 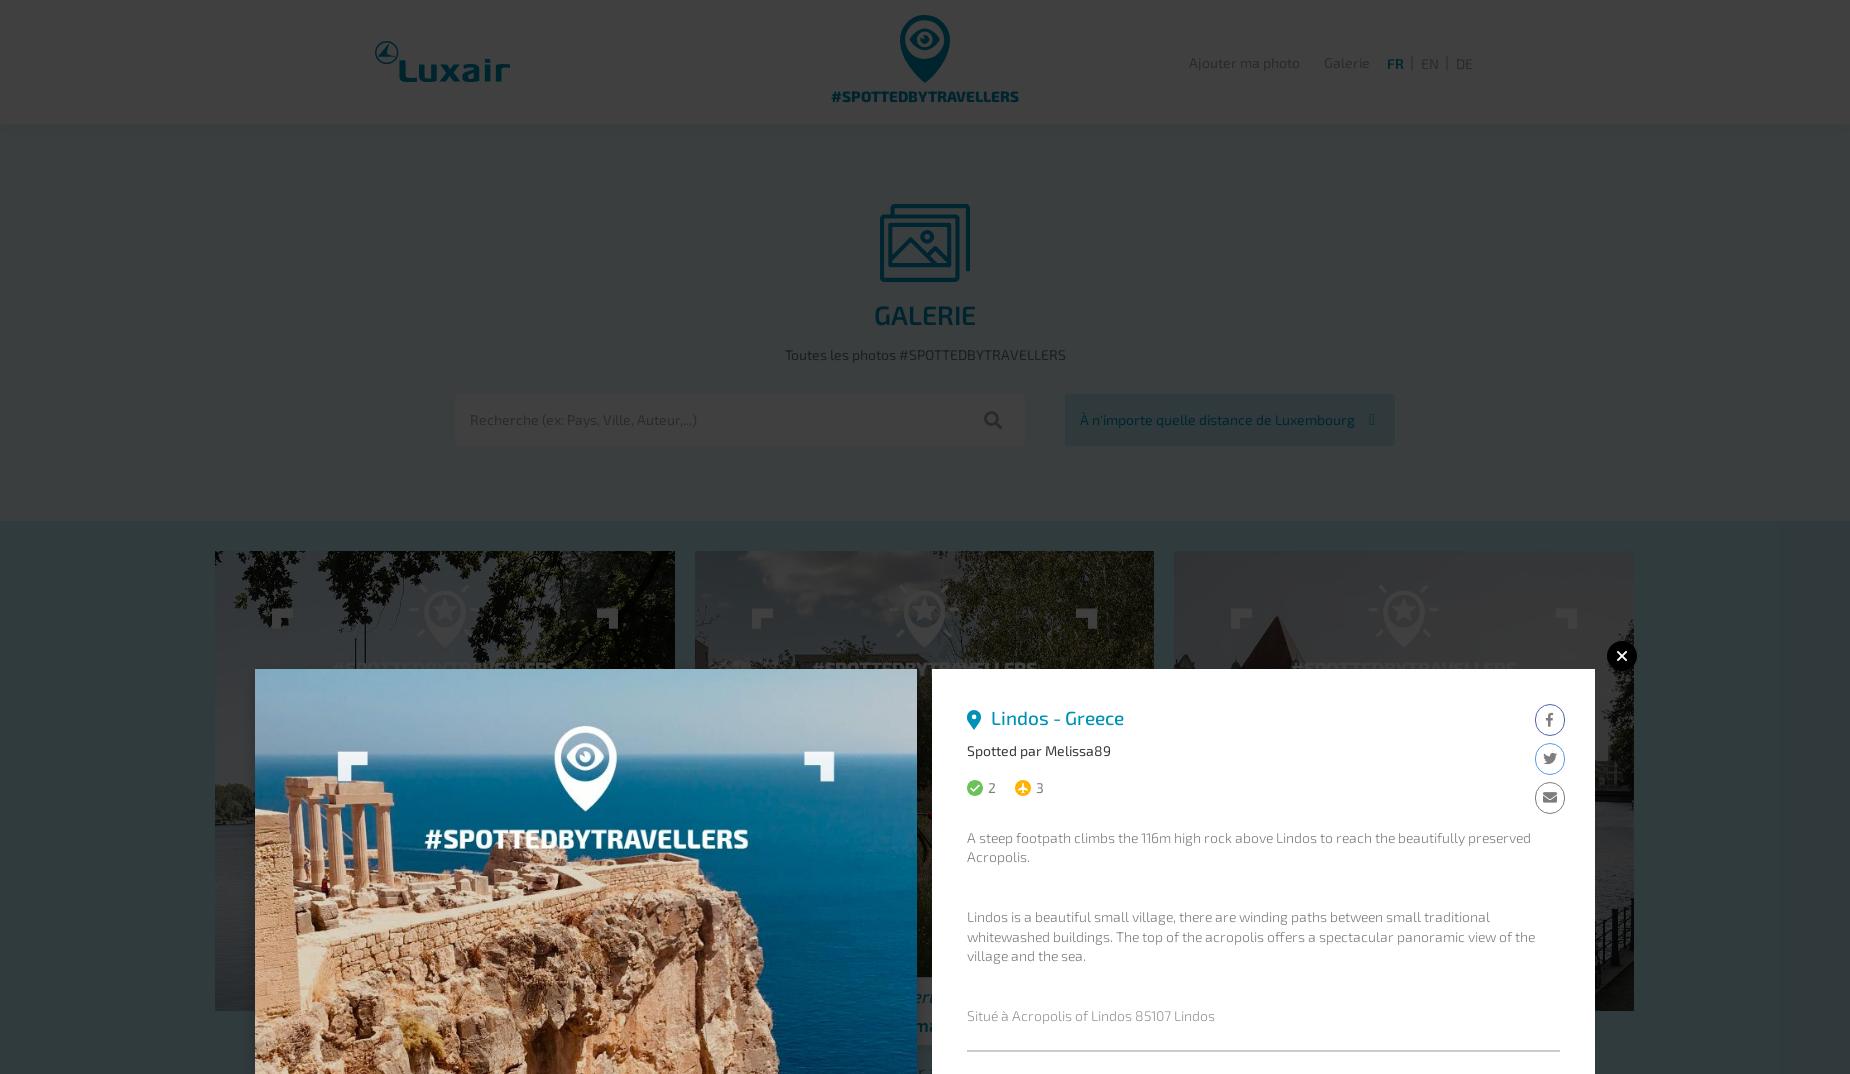 I want to click on '#spottedbytravellers', so click(x=925, y=96).